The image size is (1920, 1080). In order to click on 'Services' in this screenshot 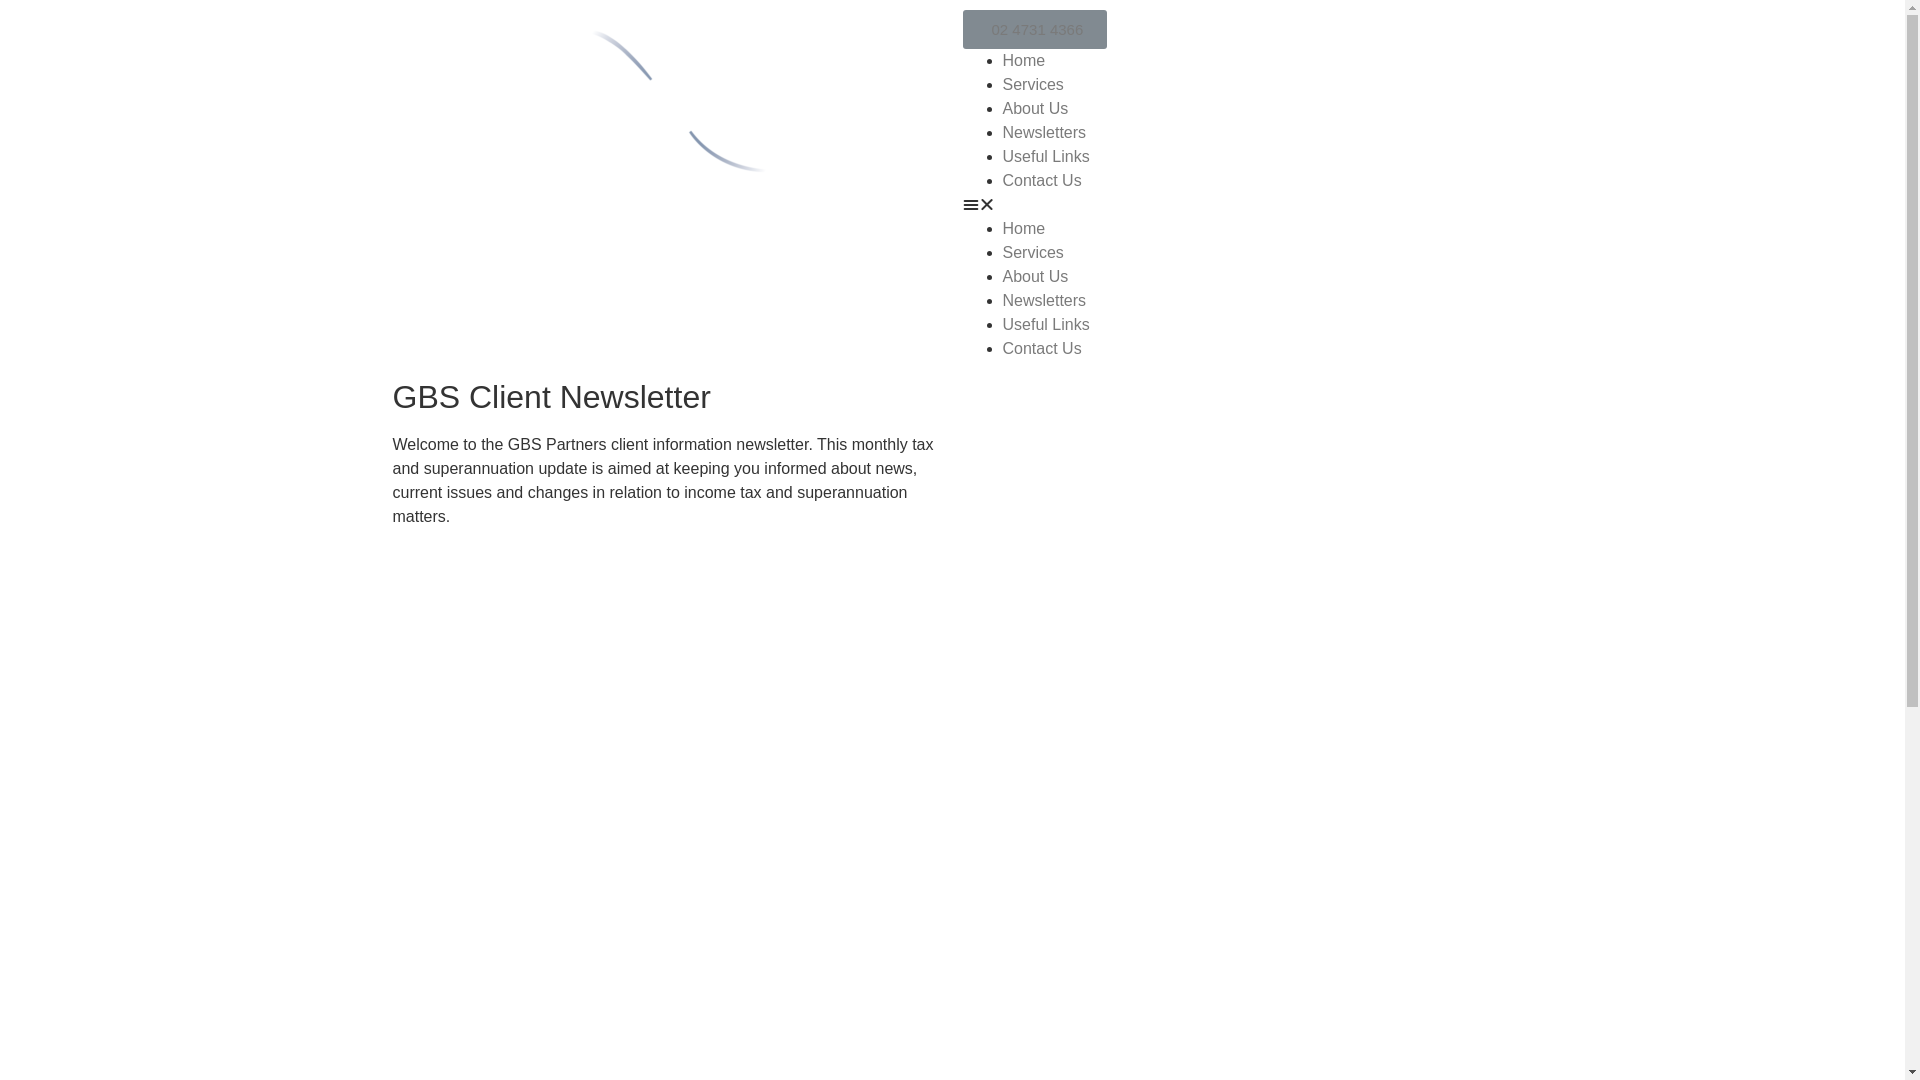, I will do `click(1032, 251)`.